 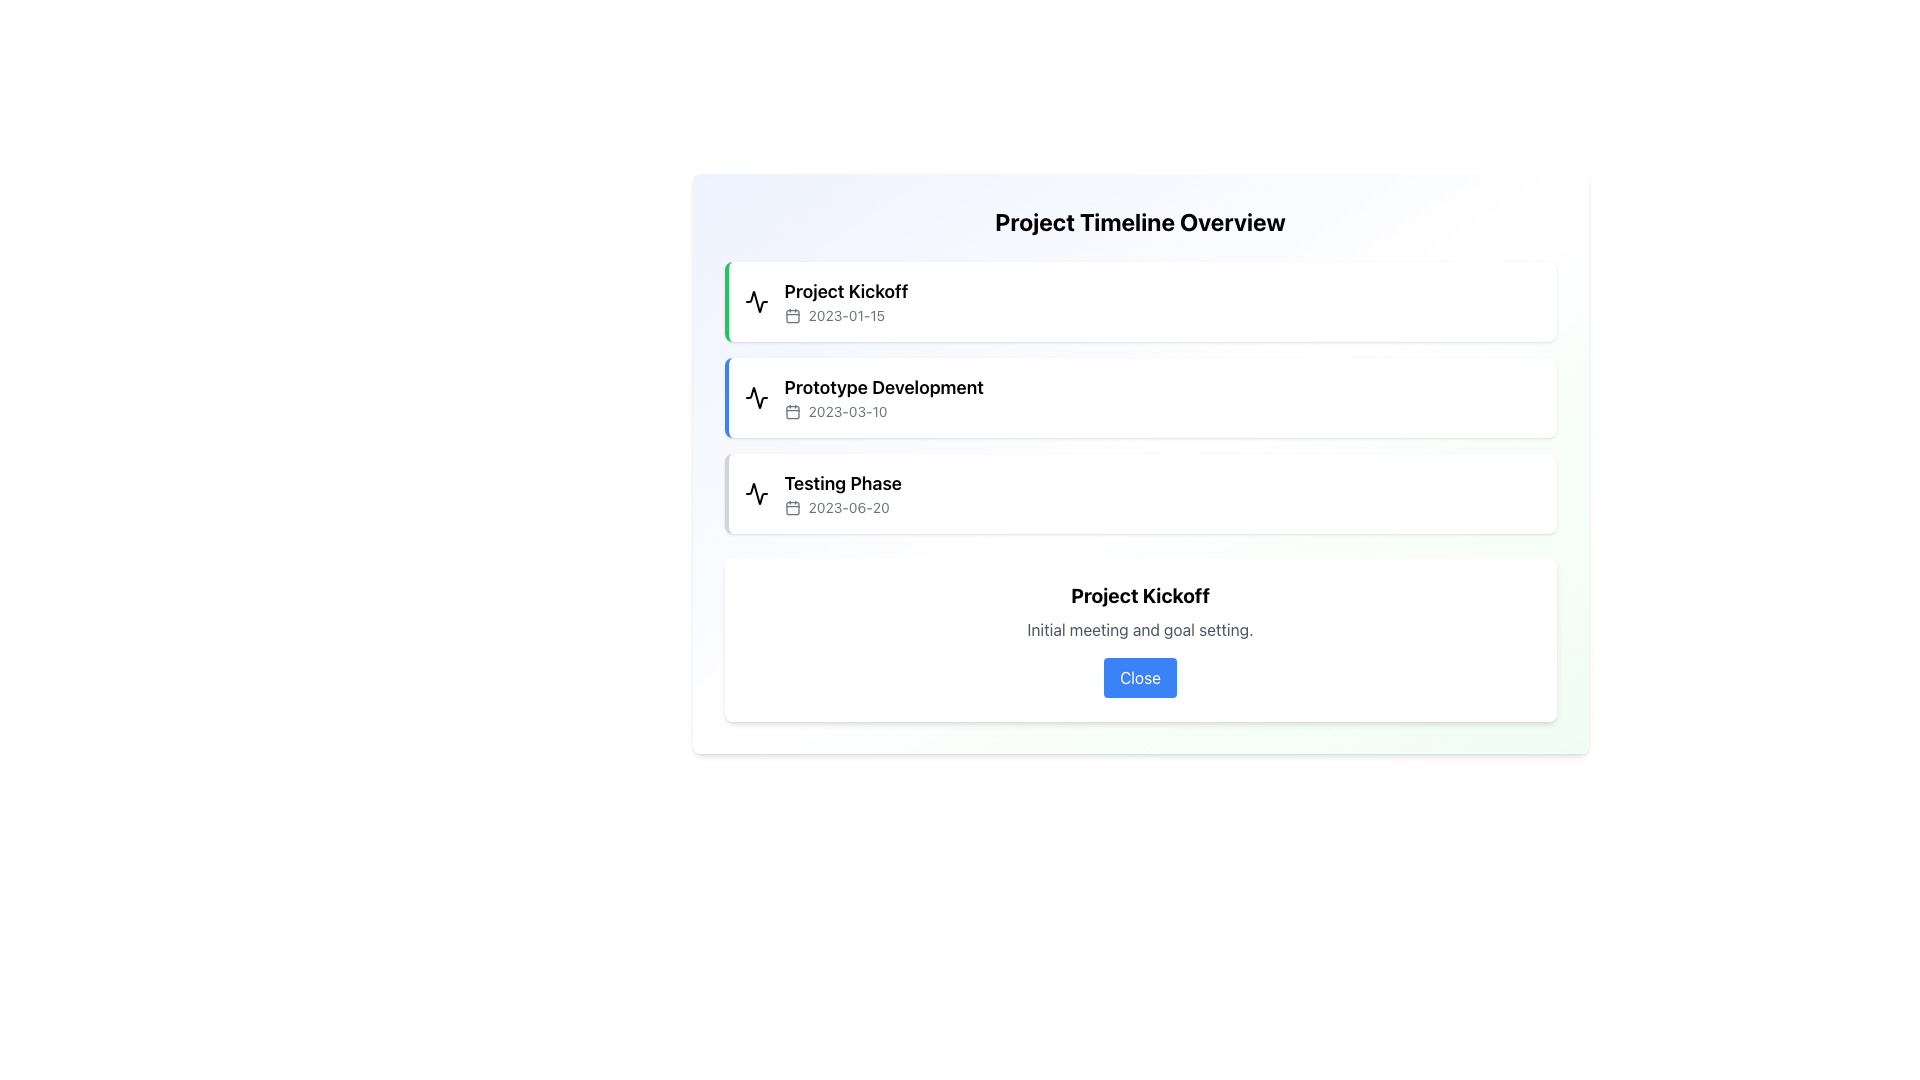 I want to click on the calendar icon located within the first timeline entry labeled 'Project Kickoff', which is adjacent to the text '2023-01-15', so click(x=791, y=315).